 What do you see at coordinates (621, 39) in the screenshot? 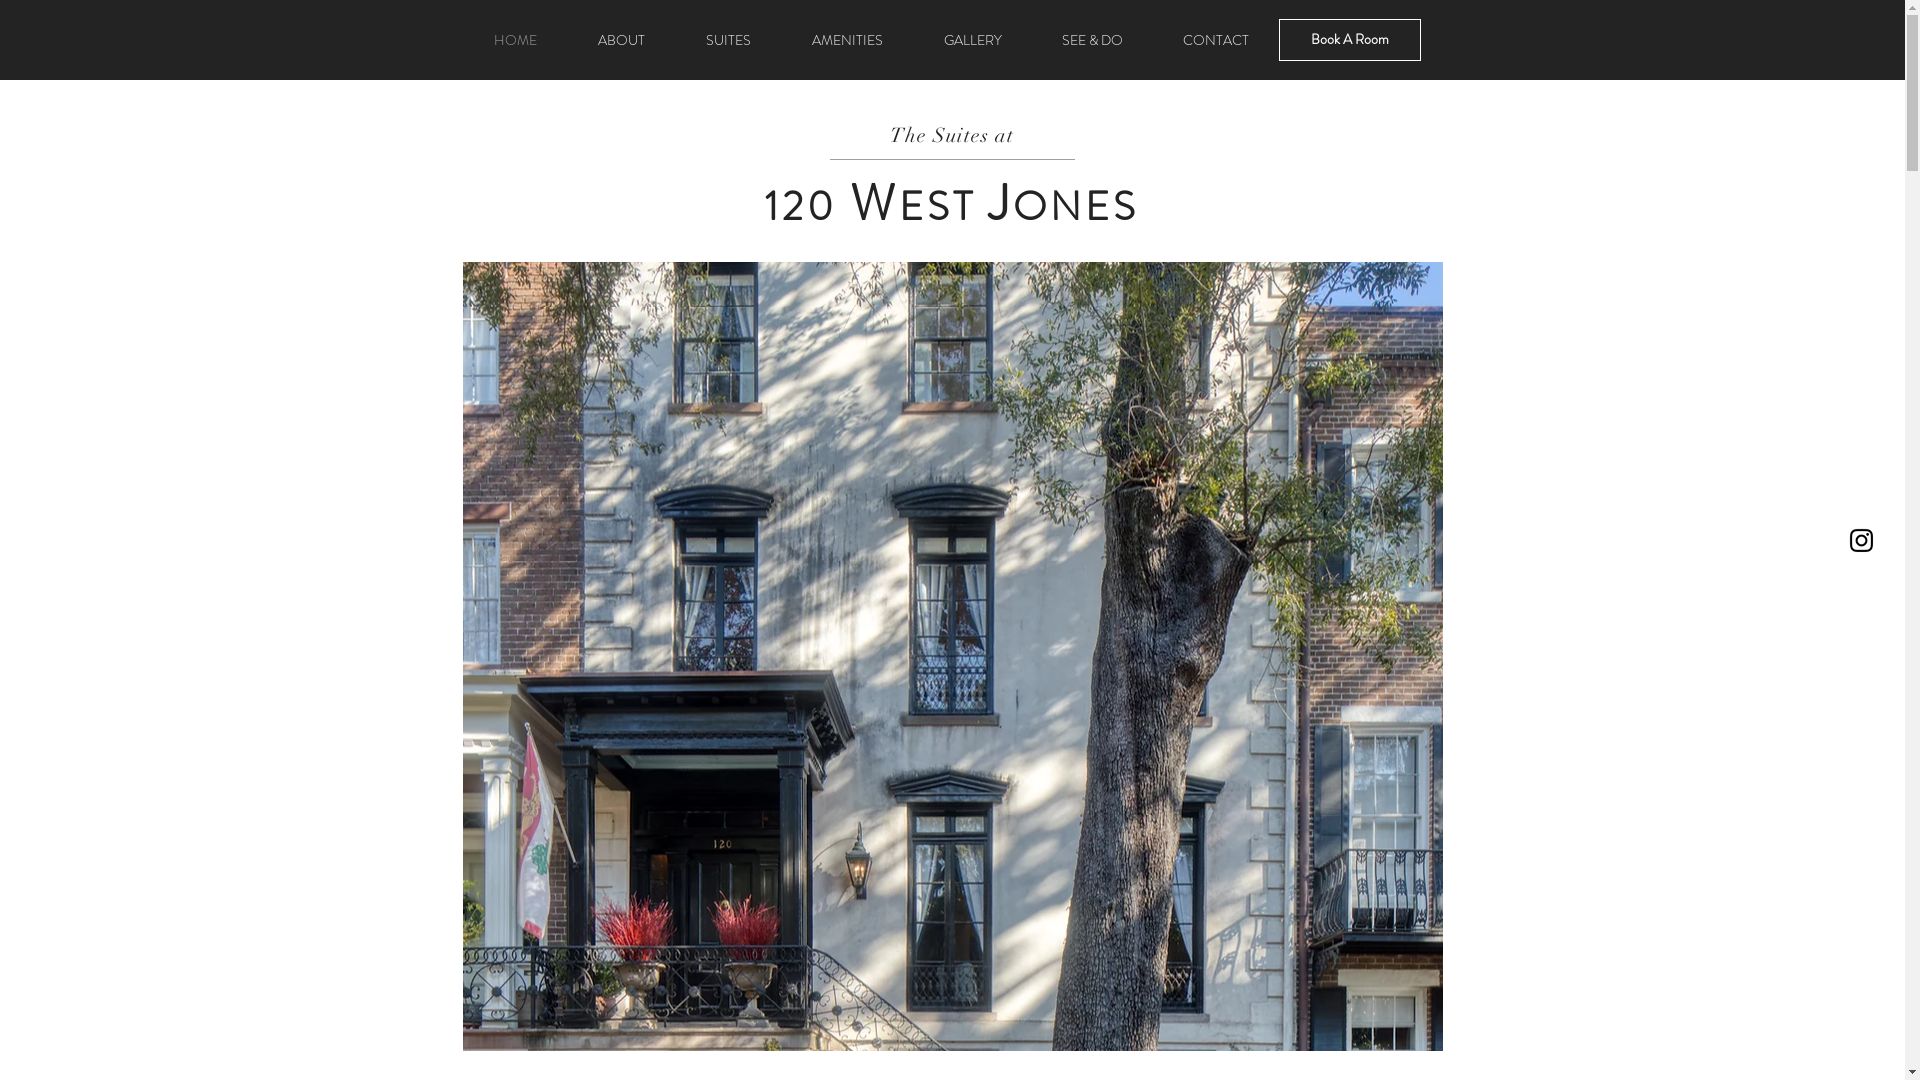
I see `'ABOUT'` at bounding box center [621, 39].